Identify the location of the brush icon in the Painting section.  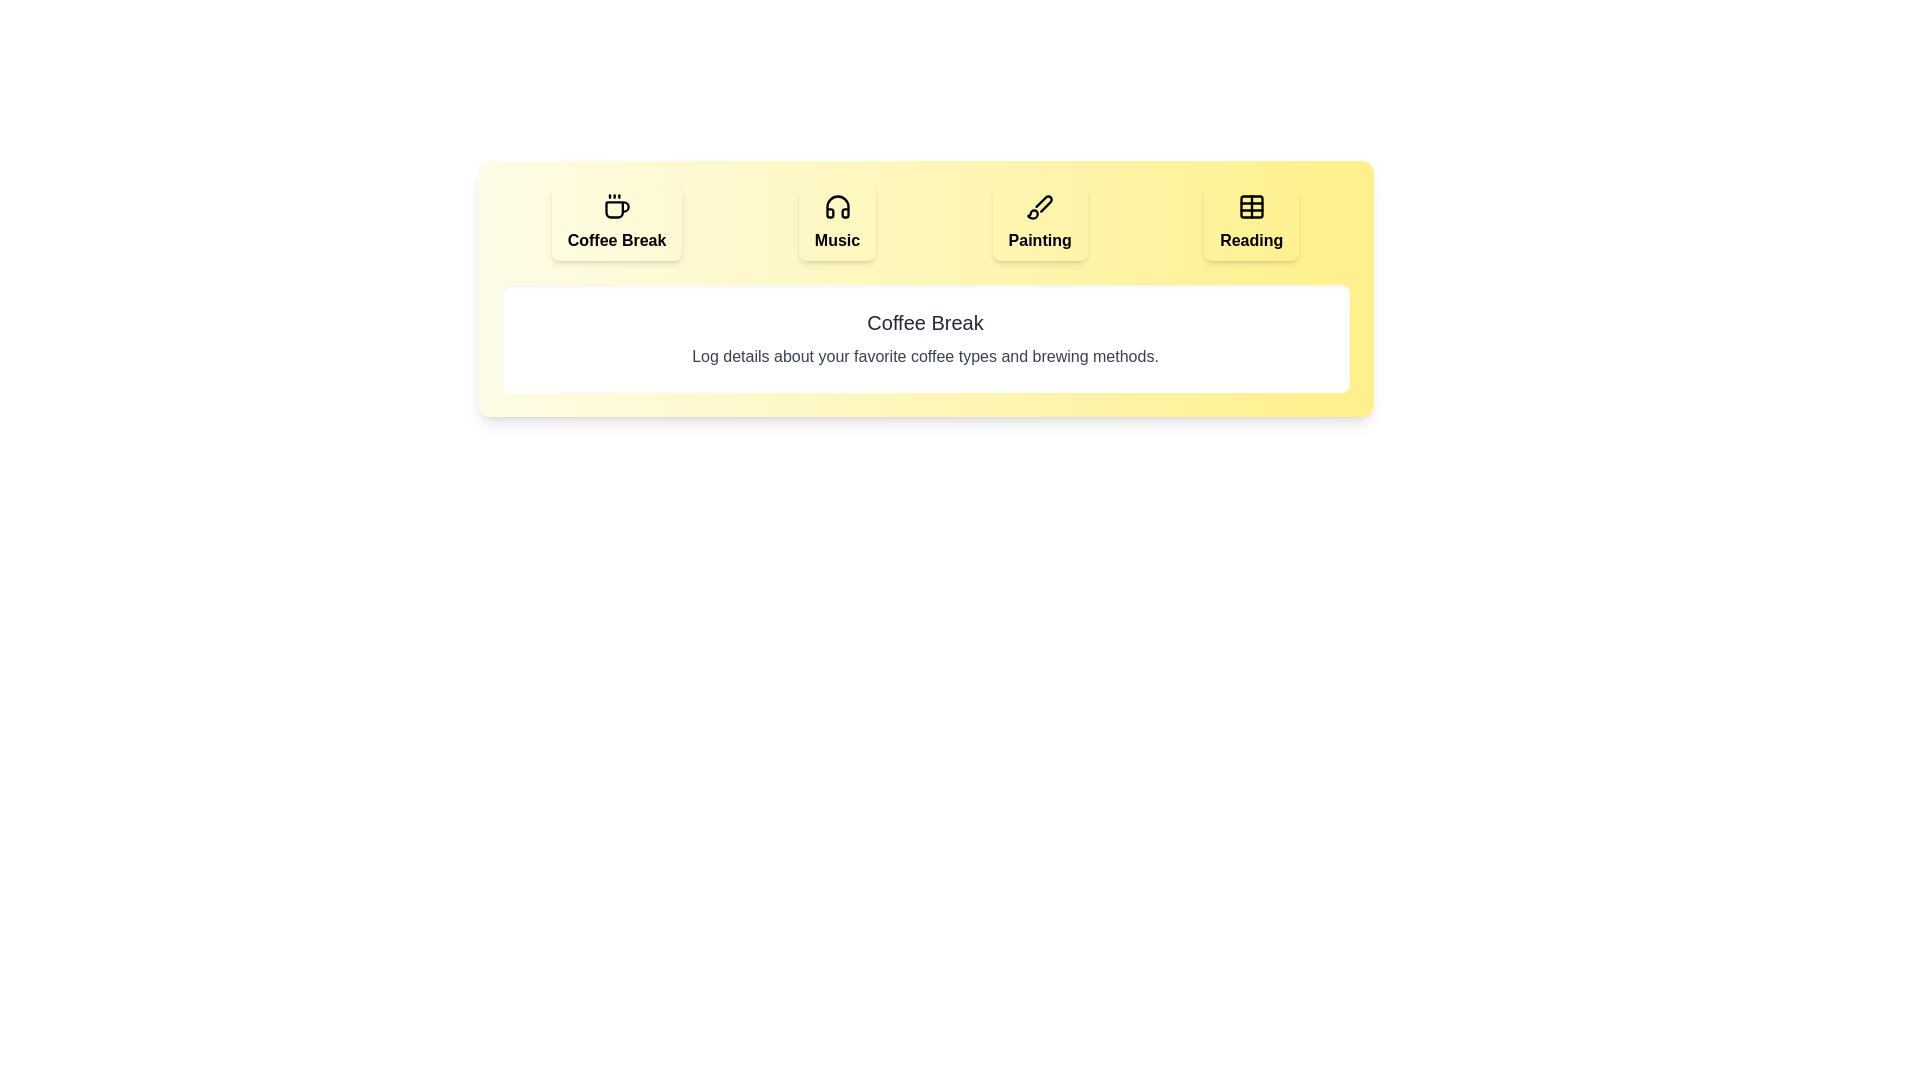
(1040, 207).